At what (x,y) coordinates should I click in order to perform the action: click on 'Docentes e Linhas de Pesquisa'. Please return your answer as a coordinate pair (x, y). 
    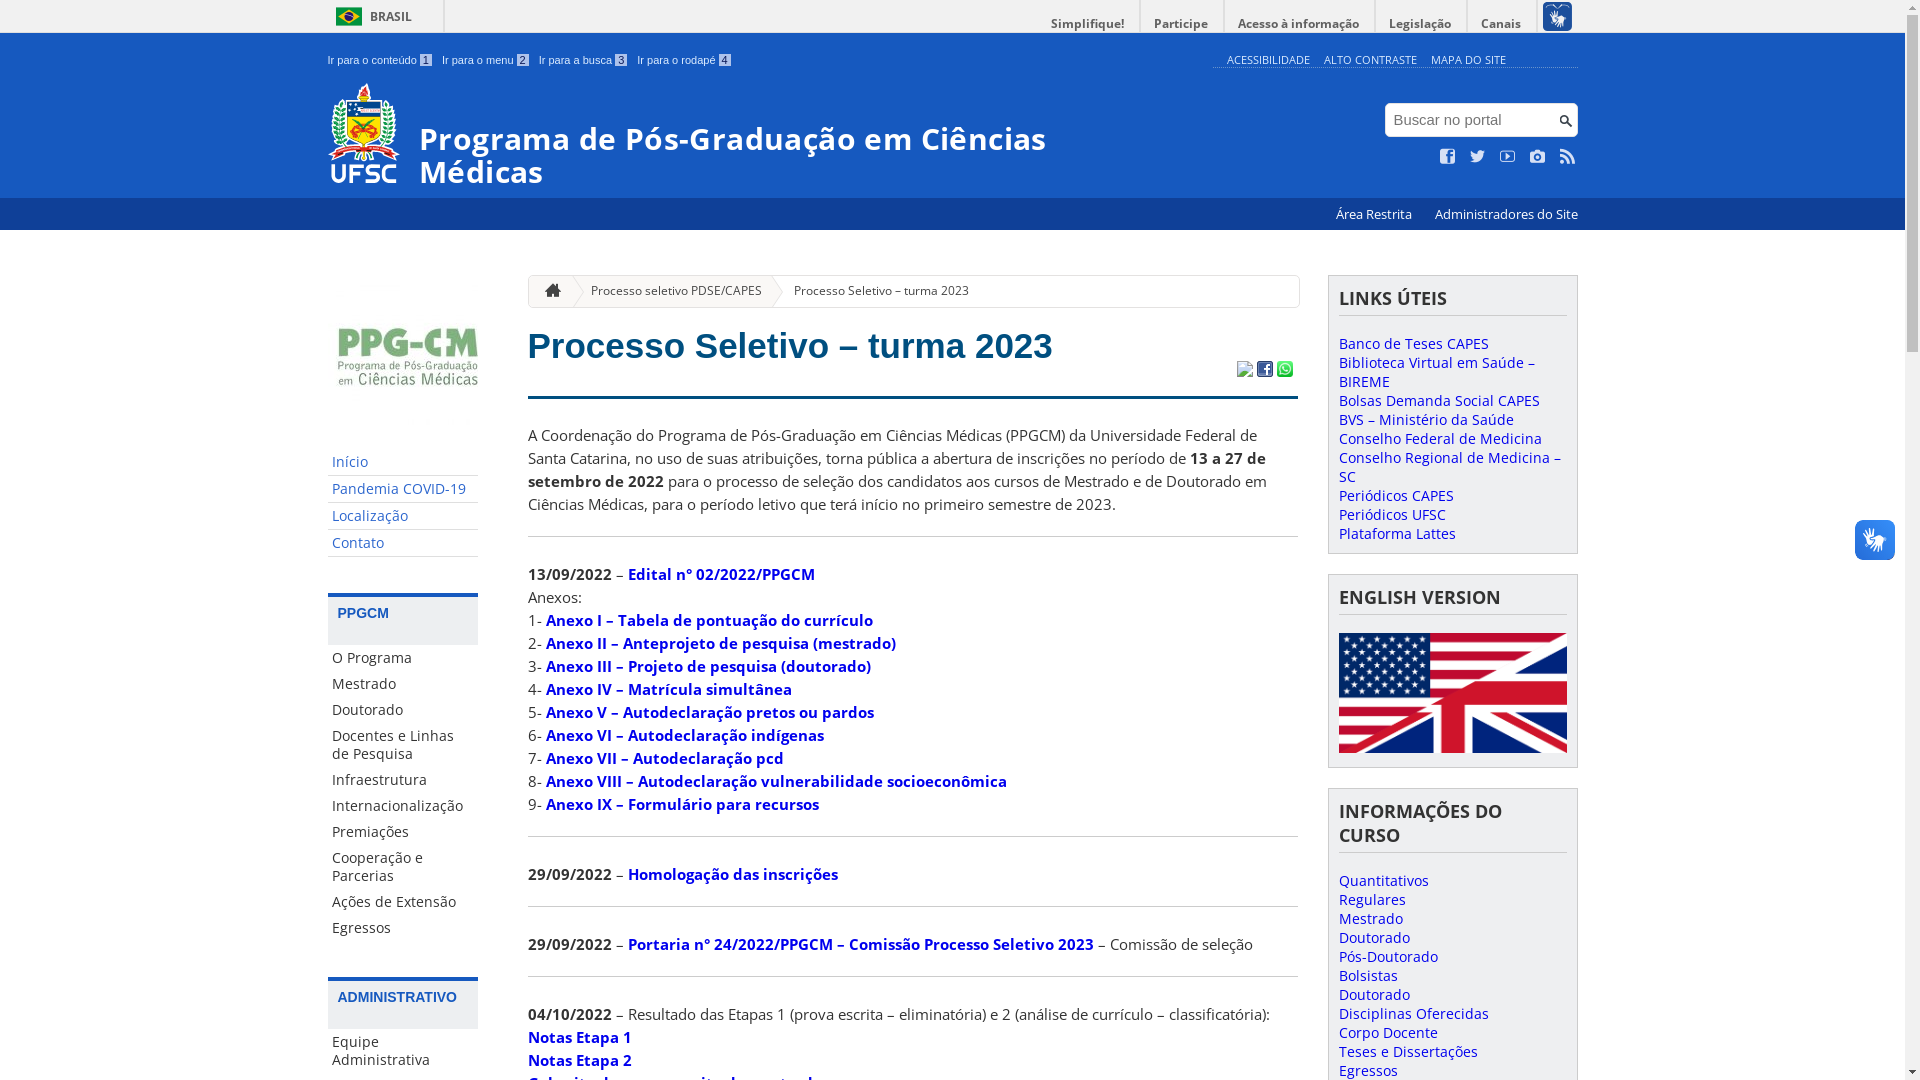
    Looking at the image, I should click on (327, 744).